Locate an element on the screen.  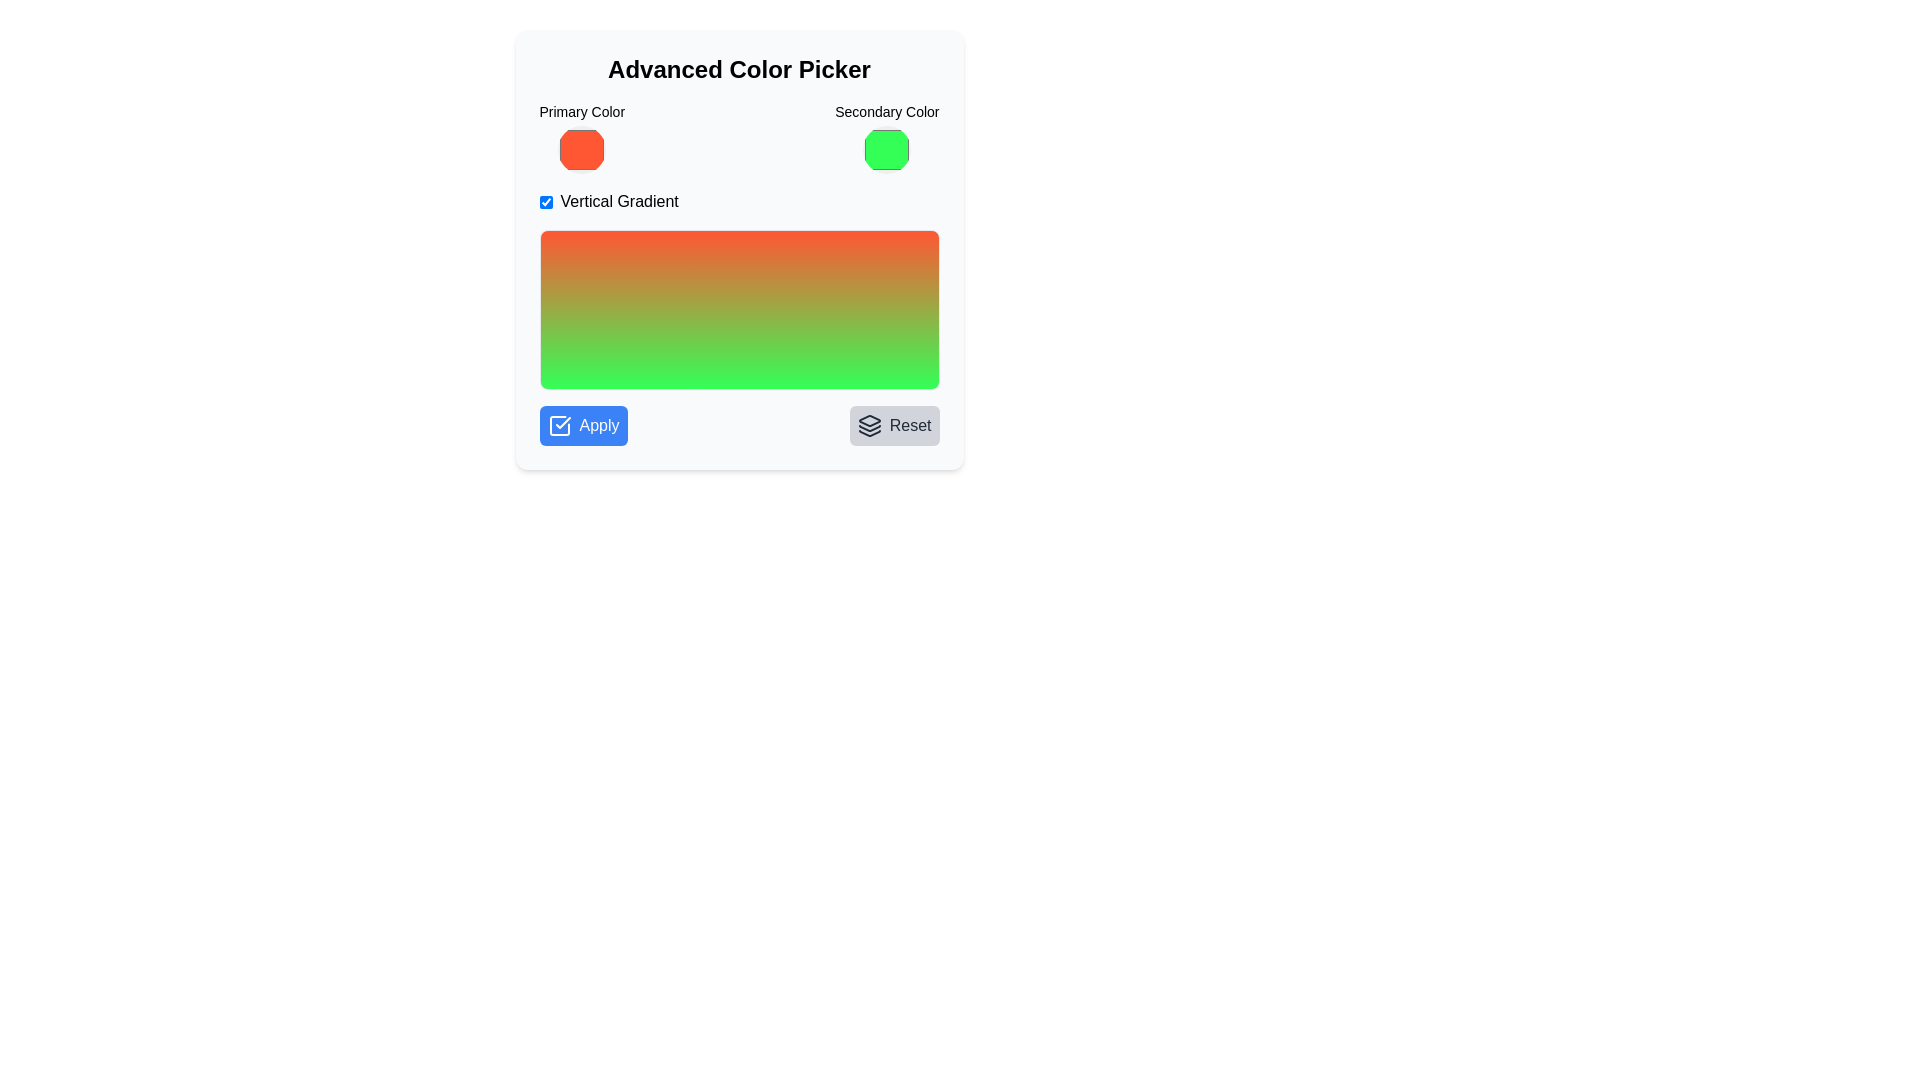
the Preview area that displays a vertical gradient between the primary and secondary colors, located centrally below the 'Vertical Gradient' checkbox is located at coordinates (738, 309).